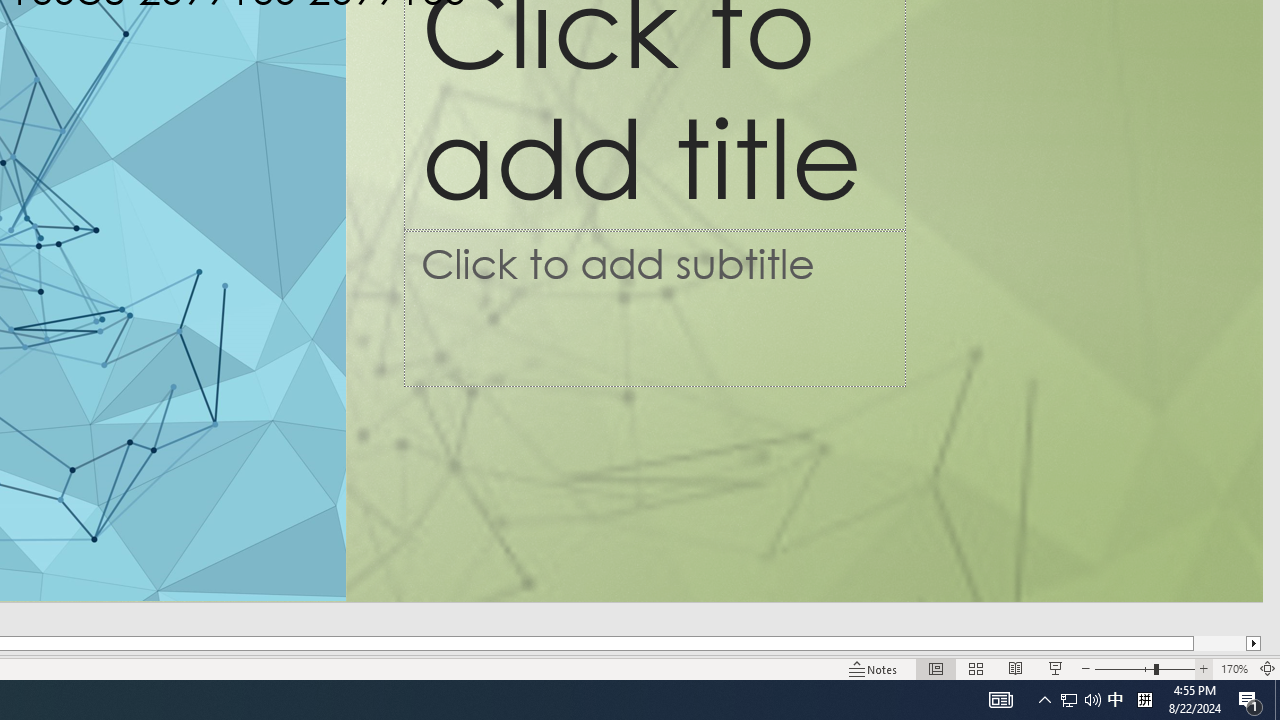  Describe the element at coordinates (1124, 669) in the screenshot. I see `'Zoom Out'` at that location.